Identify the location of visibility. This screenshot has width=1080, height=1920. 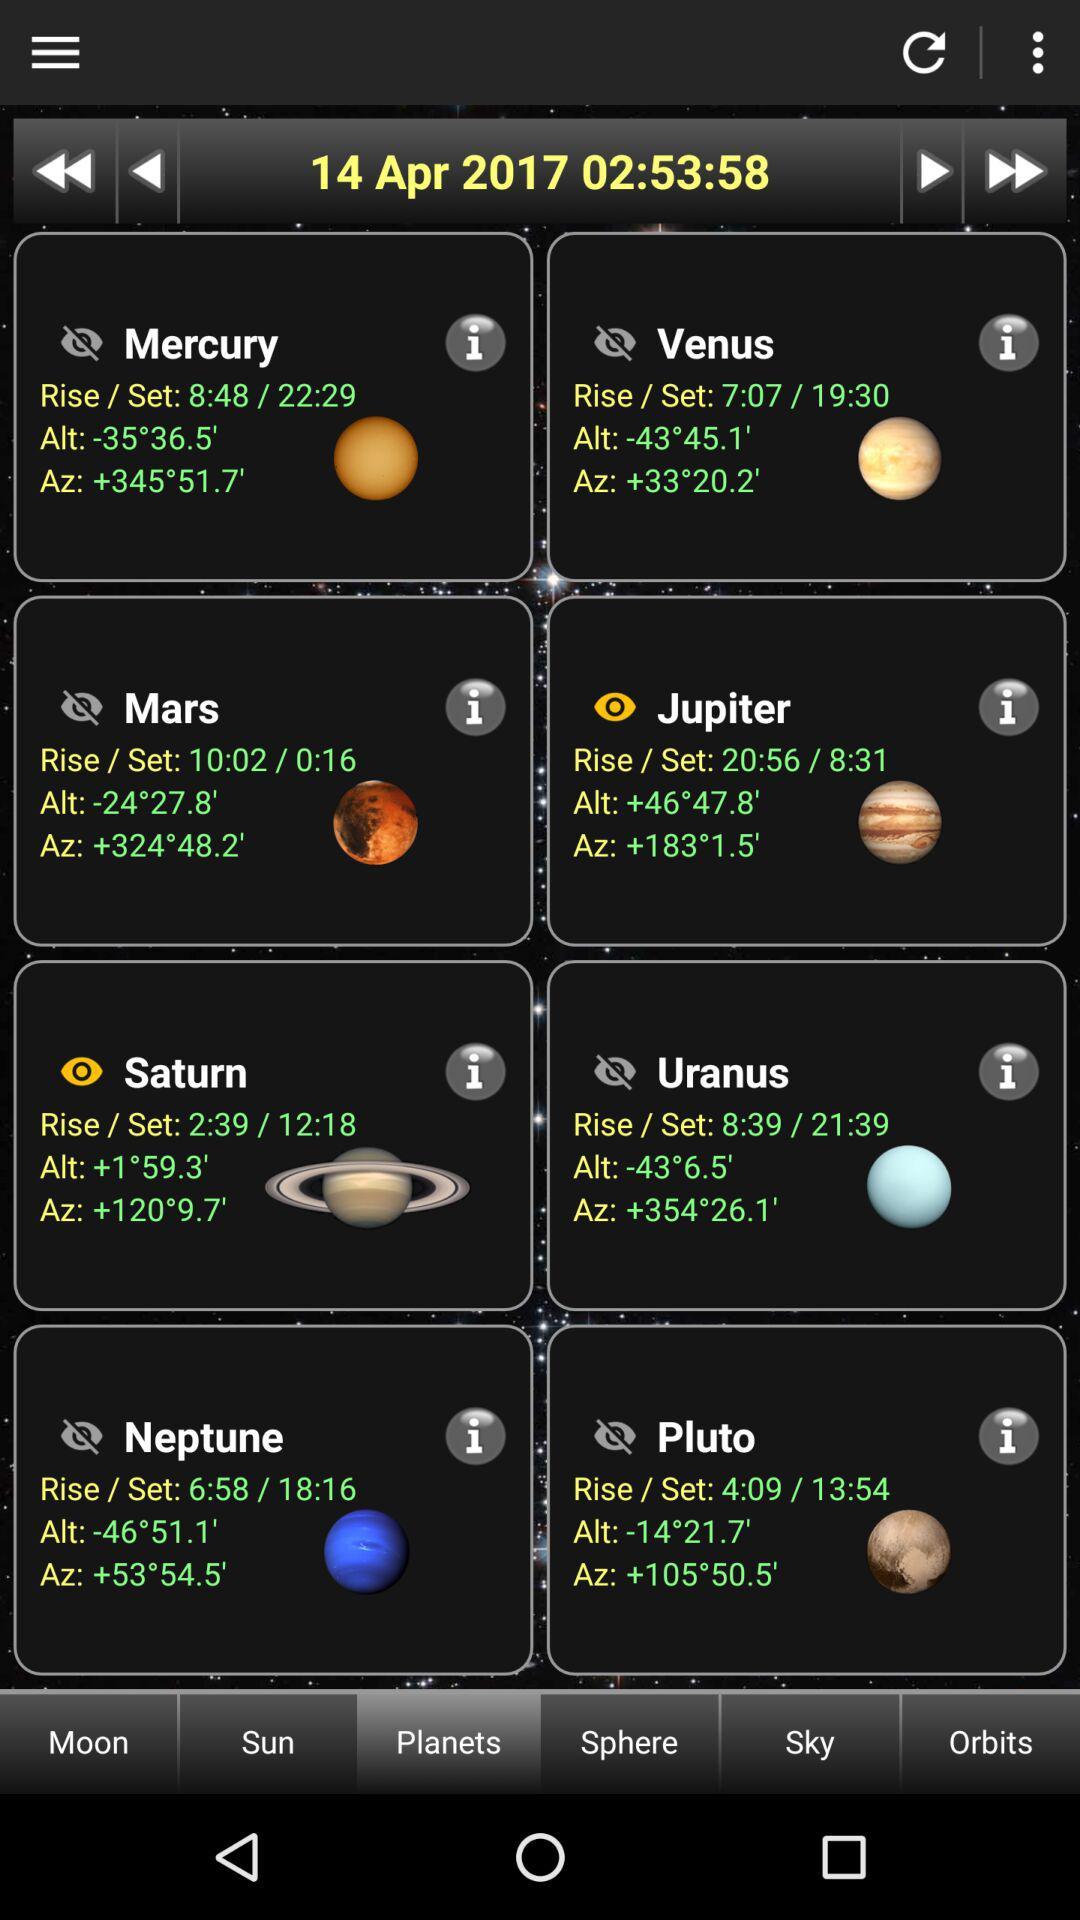
(80, 342).